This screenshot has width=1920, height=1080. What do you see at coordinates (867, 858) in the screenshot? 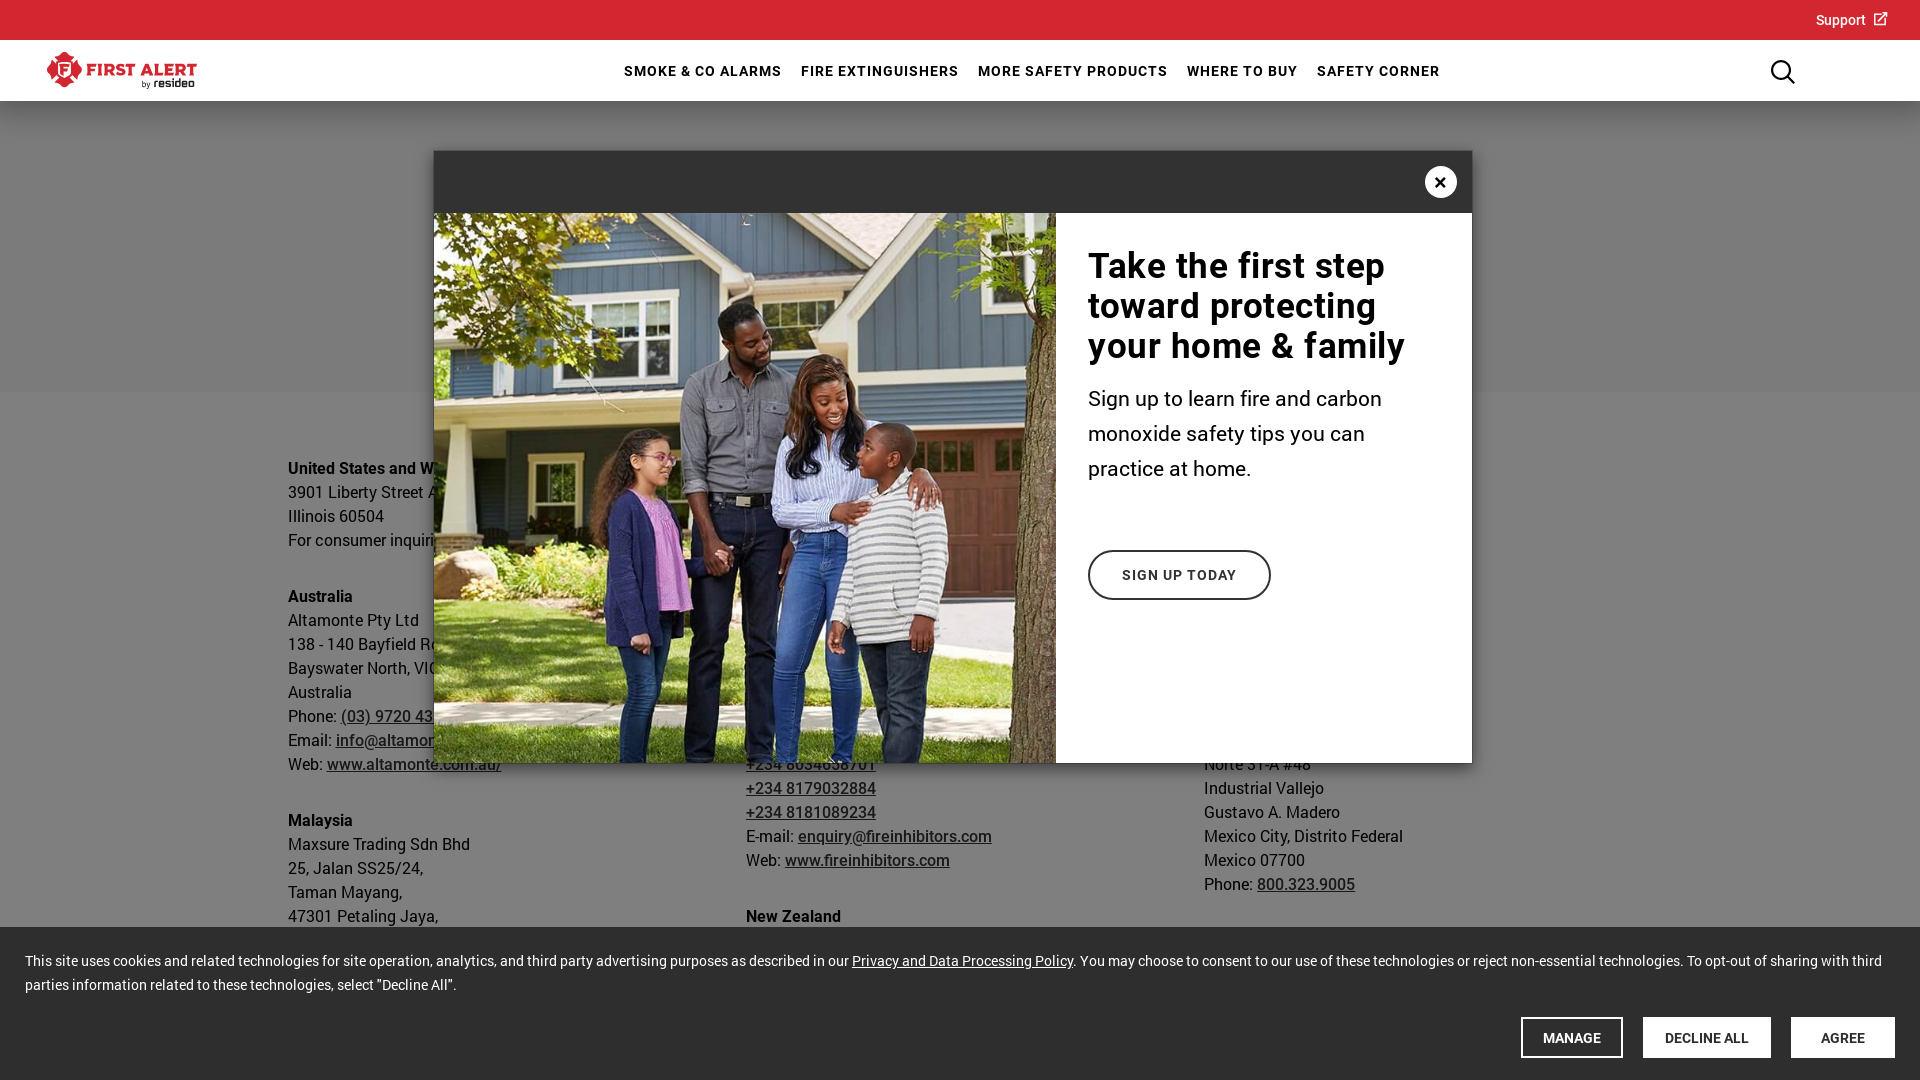
I see `'www.fireinhibitors.com'` at bounding box center [867, 858].